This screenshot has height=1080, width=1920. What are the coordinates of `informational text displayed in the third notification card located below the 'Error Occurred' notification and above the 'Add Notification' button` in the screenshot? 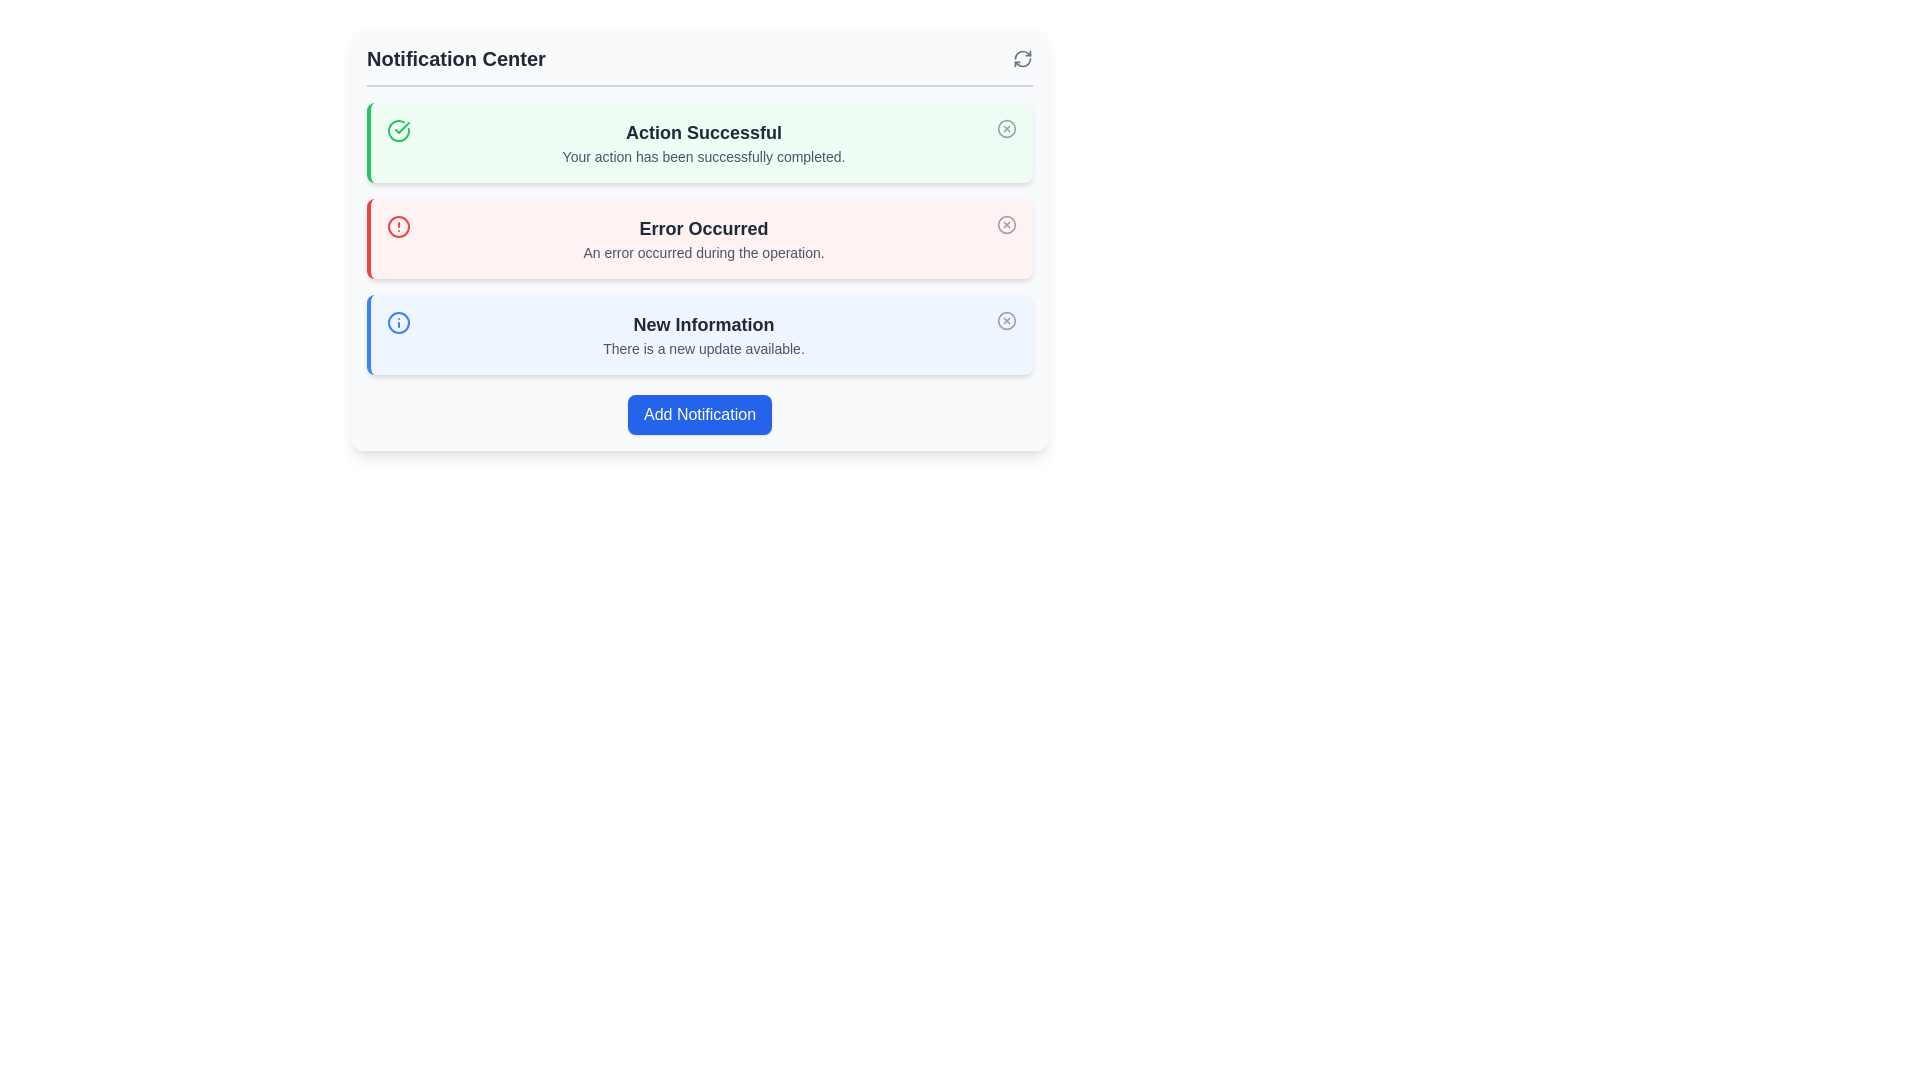 It's located at (704, 334).